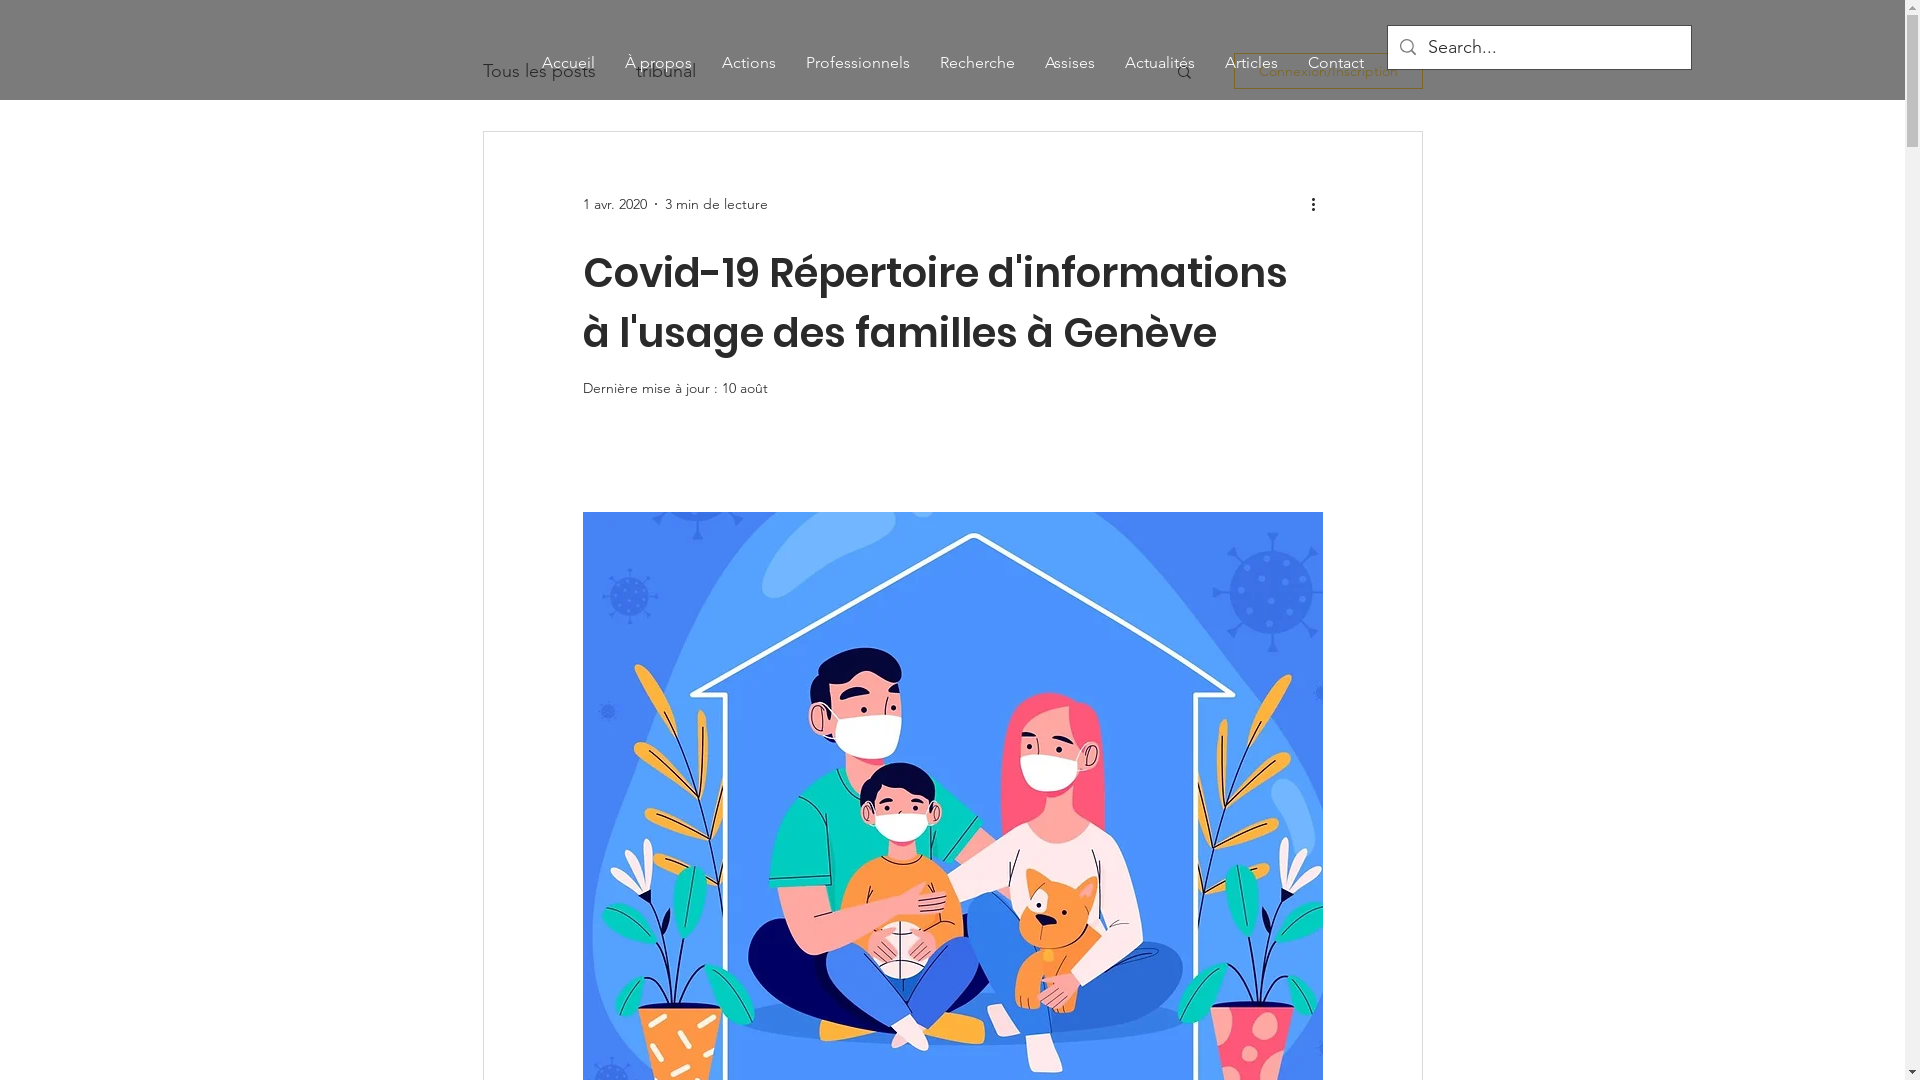 This screenshot has height=1080, width=1920. I want to click on 'Actions', so click(705, 61).